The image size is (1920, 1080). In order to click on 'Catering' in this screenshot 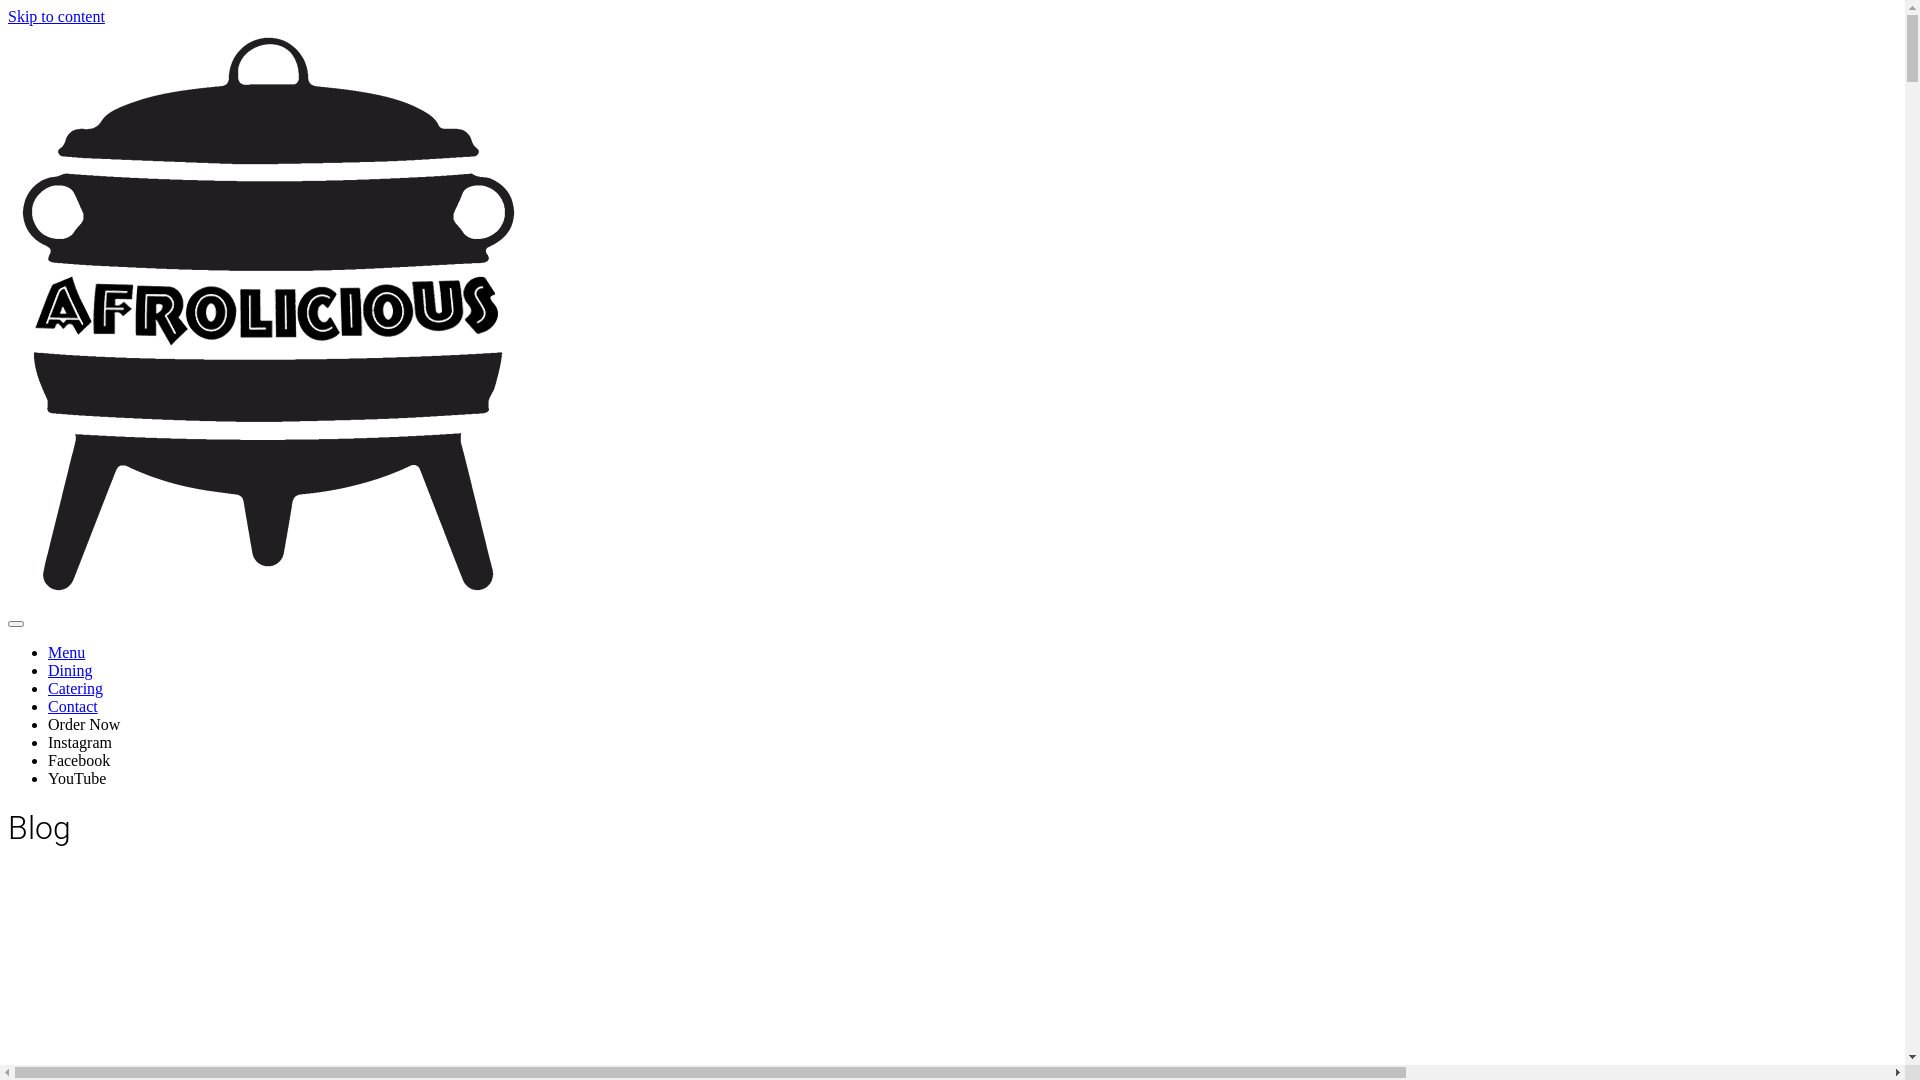, I will do `click(48, 687)`.